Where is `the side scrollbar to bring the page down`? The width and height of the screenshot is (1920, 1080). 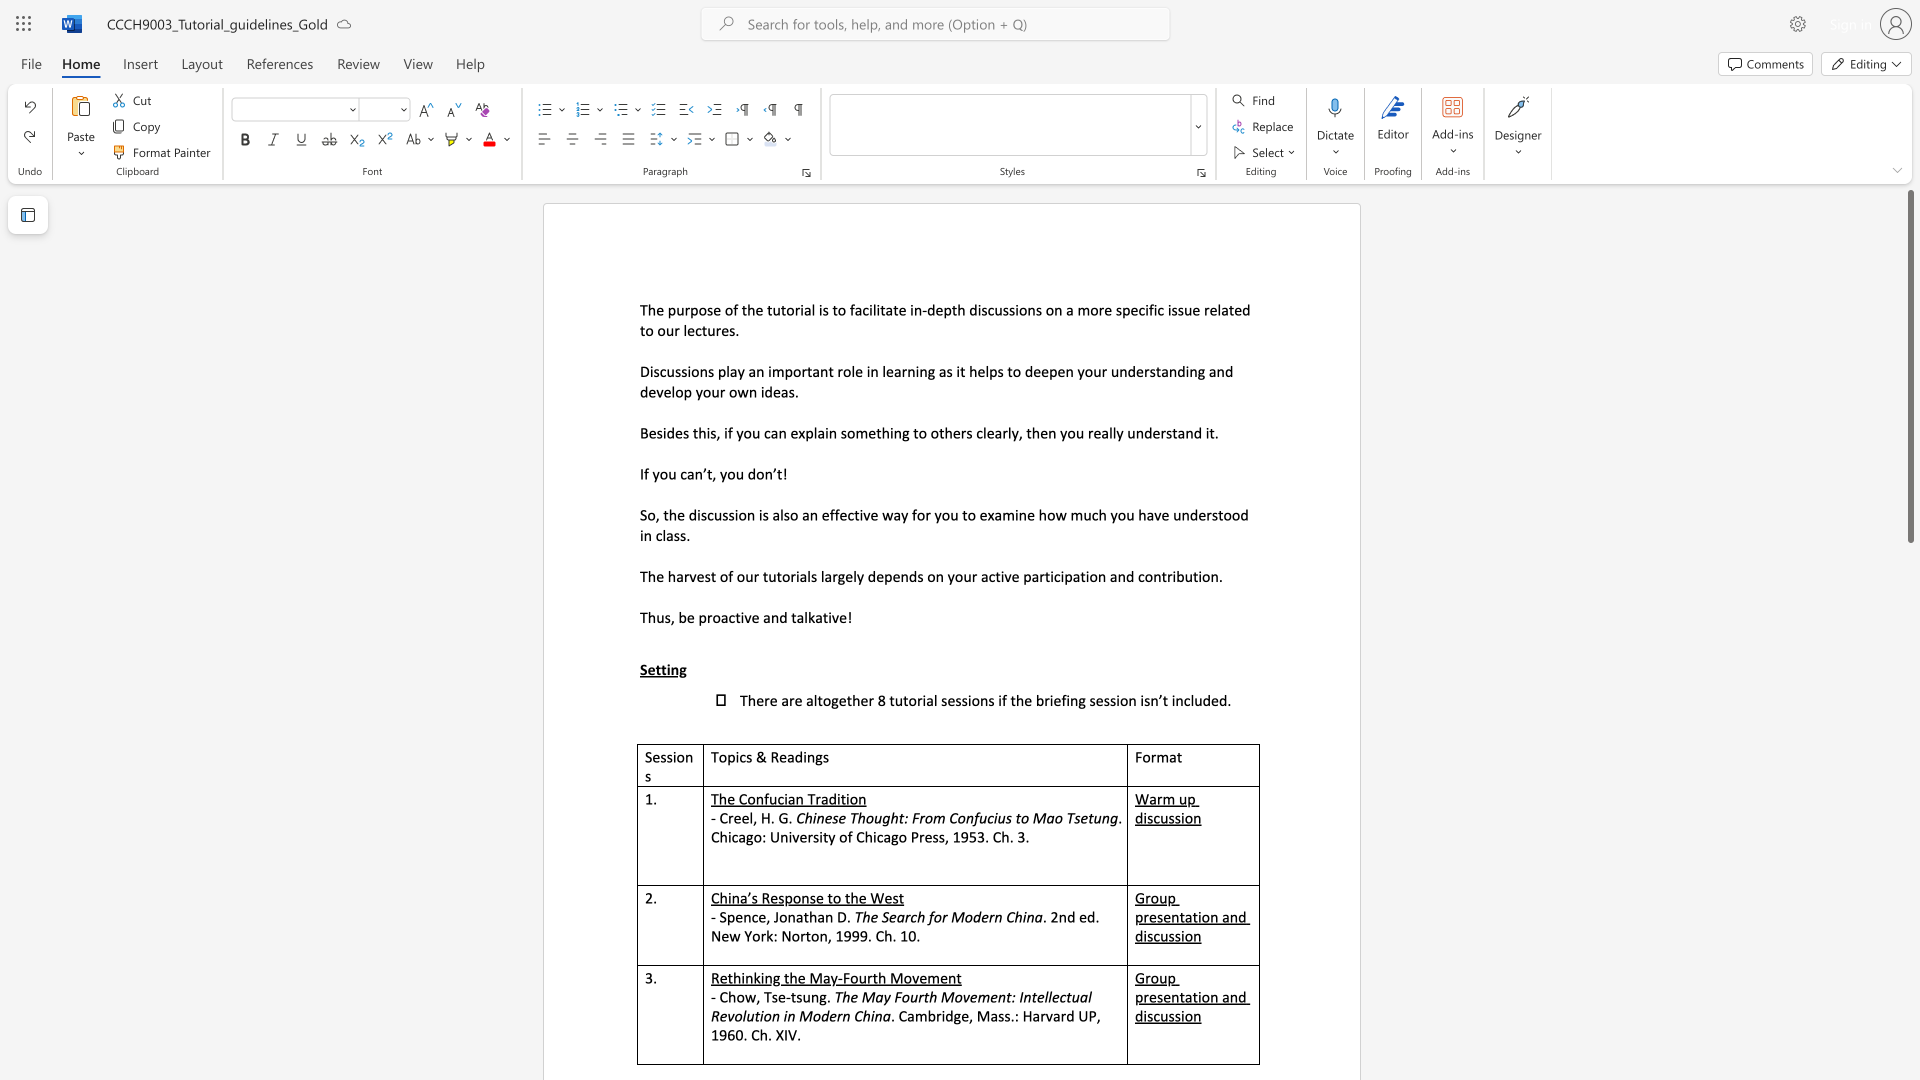
the side scrollbar to bring the page down is located at coordinates (1909, 910).